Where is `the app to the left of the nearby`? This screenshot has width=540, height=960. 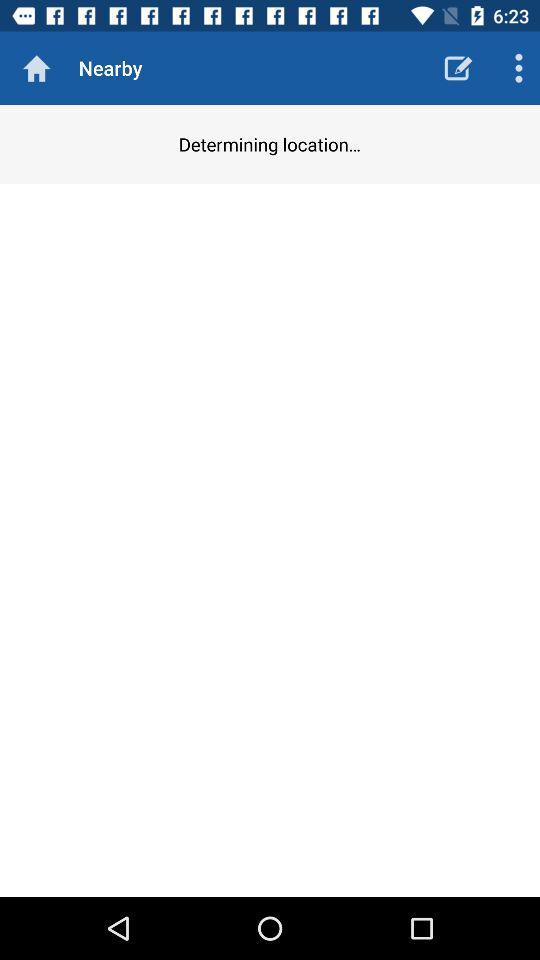 the app to the left of the nearby is located at coordinates (36, 68).